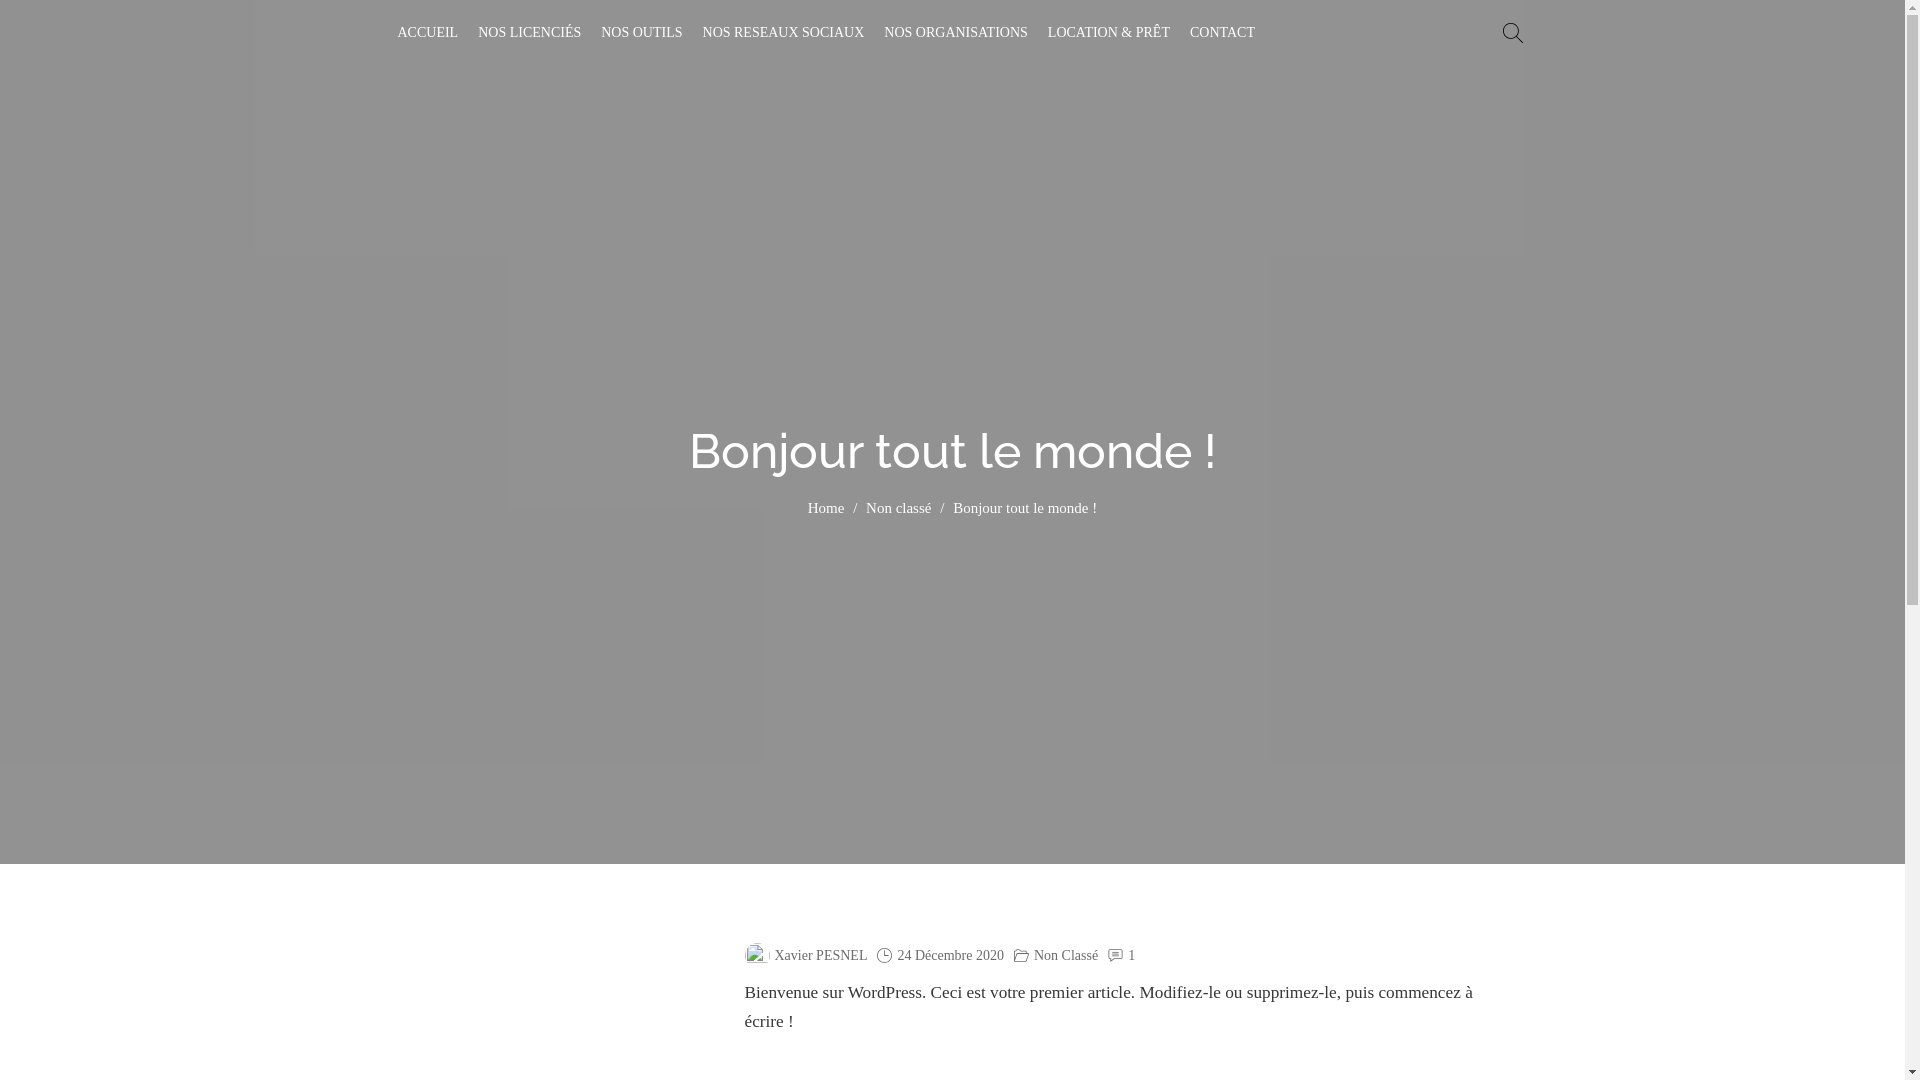 The image size is (1920, 1080). I want to click on 'NOS ORGANISATIONS', so click(954, 33).